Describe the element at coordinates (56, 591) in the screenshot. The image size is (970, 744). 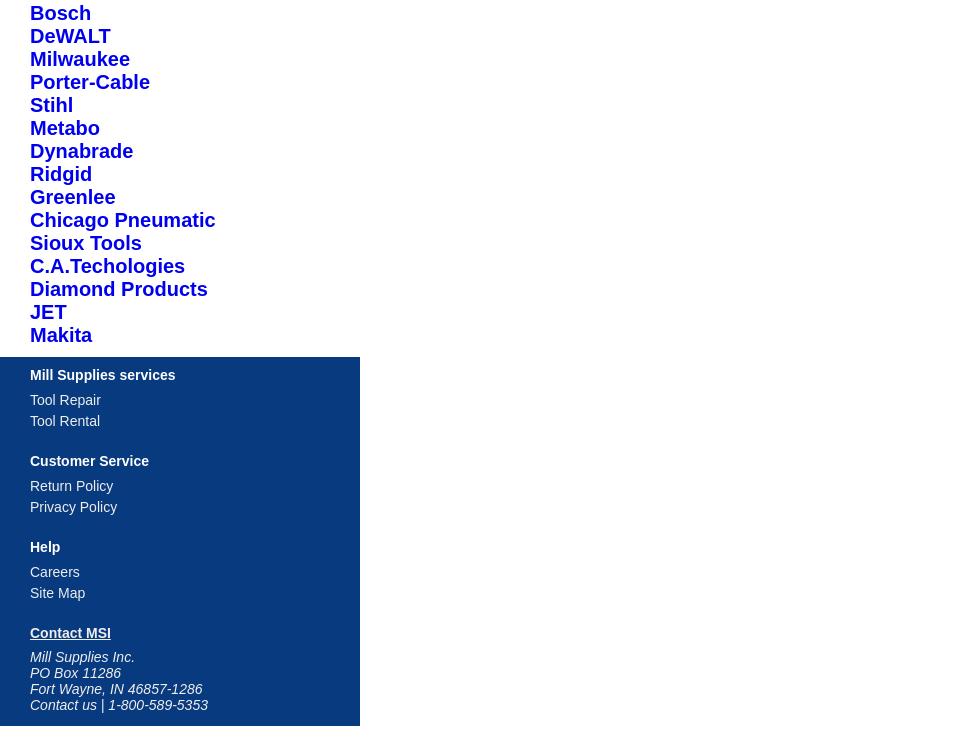
I see `'Site Map'` at that location.